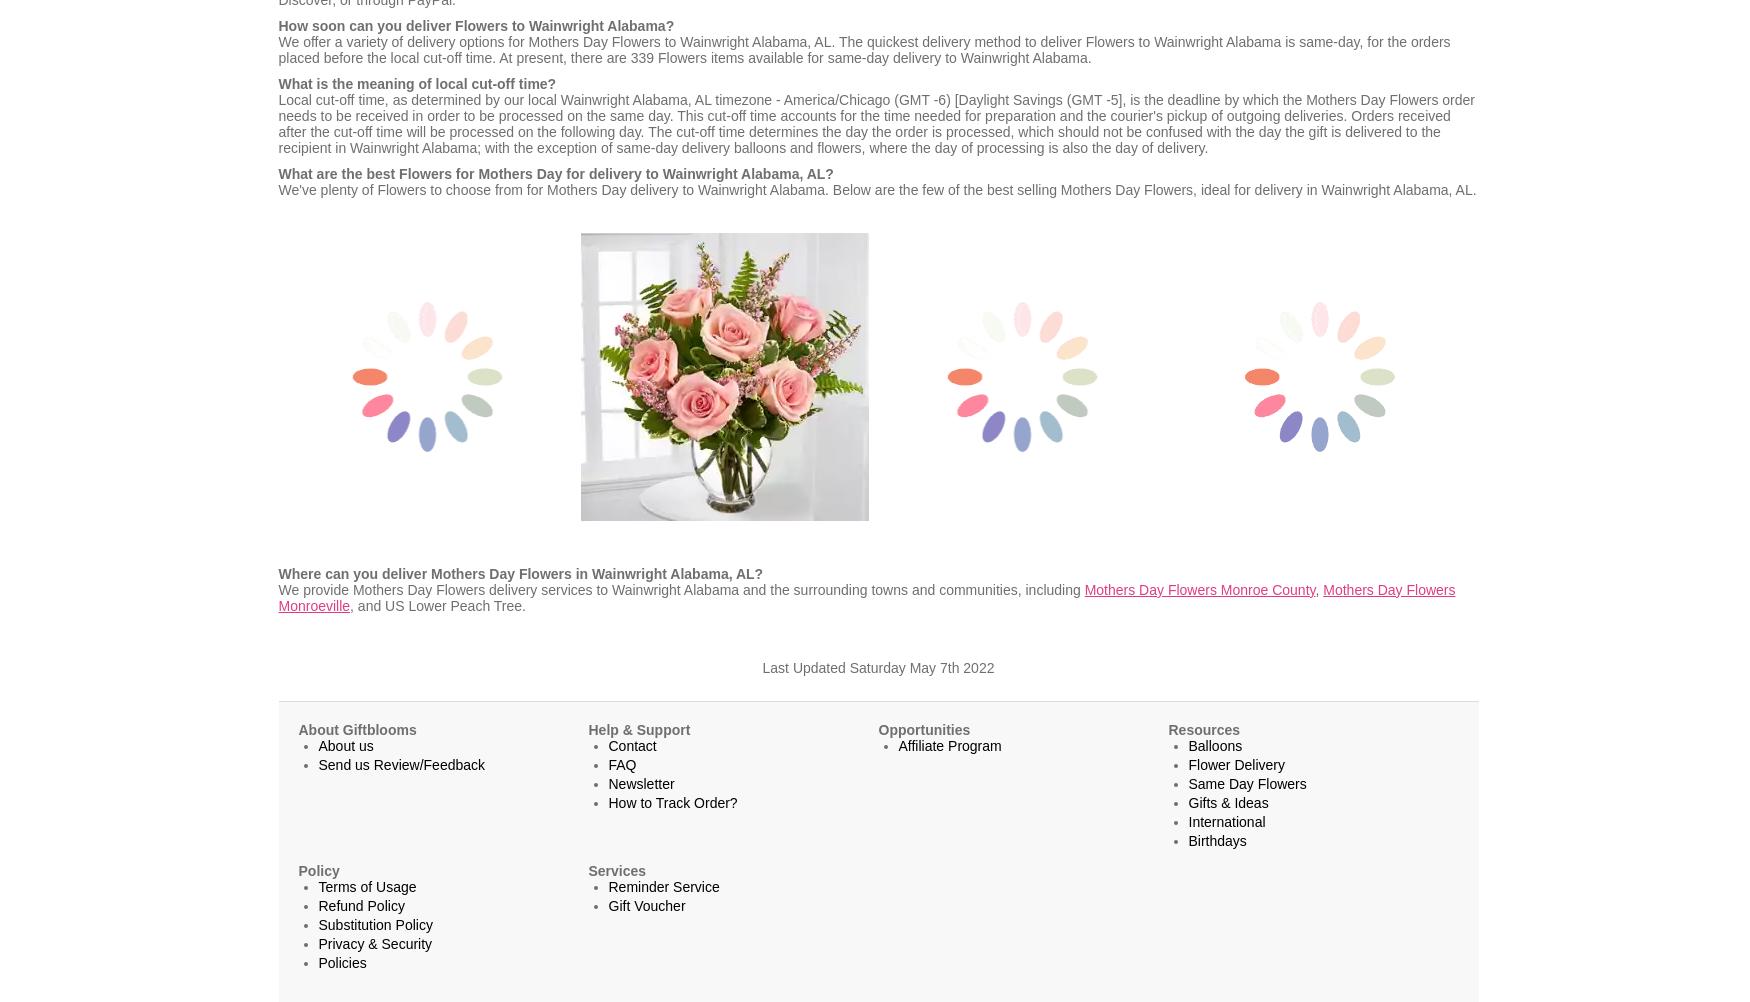 Image resolution: width=1750 pixels, height=1002 pixels. I want to click on 'Mothers Day Flowers Monroe County', so click(1199, 587).